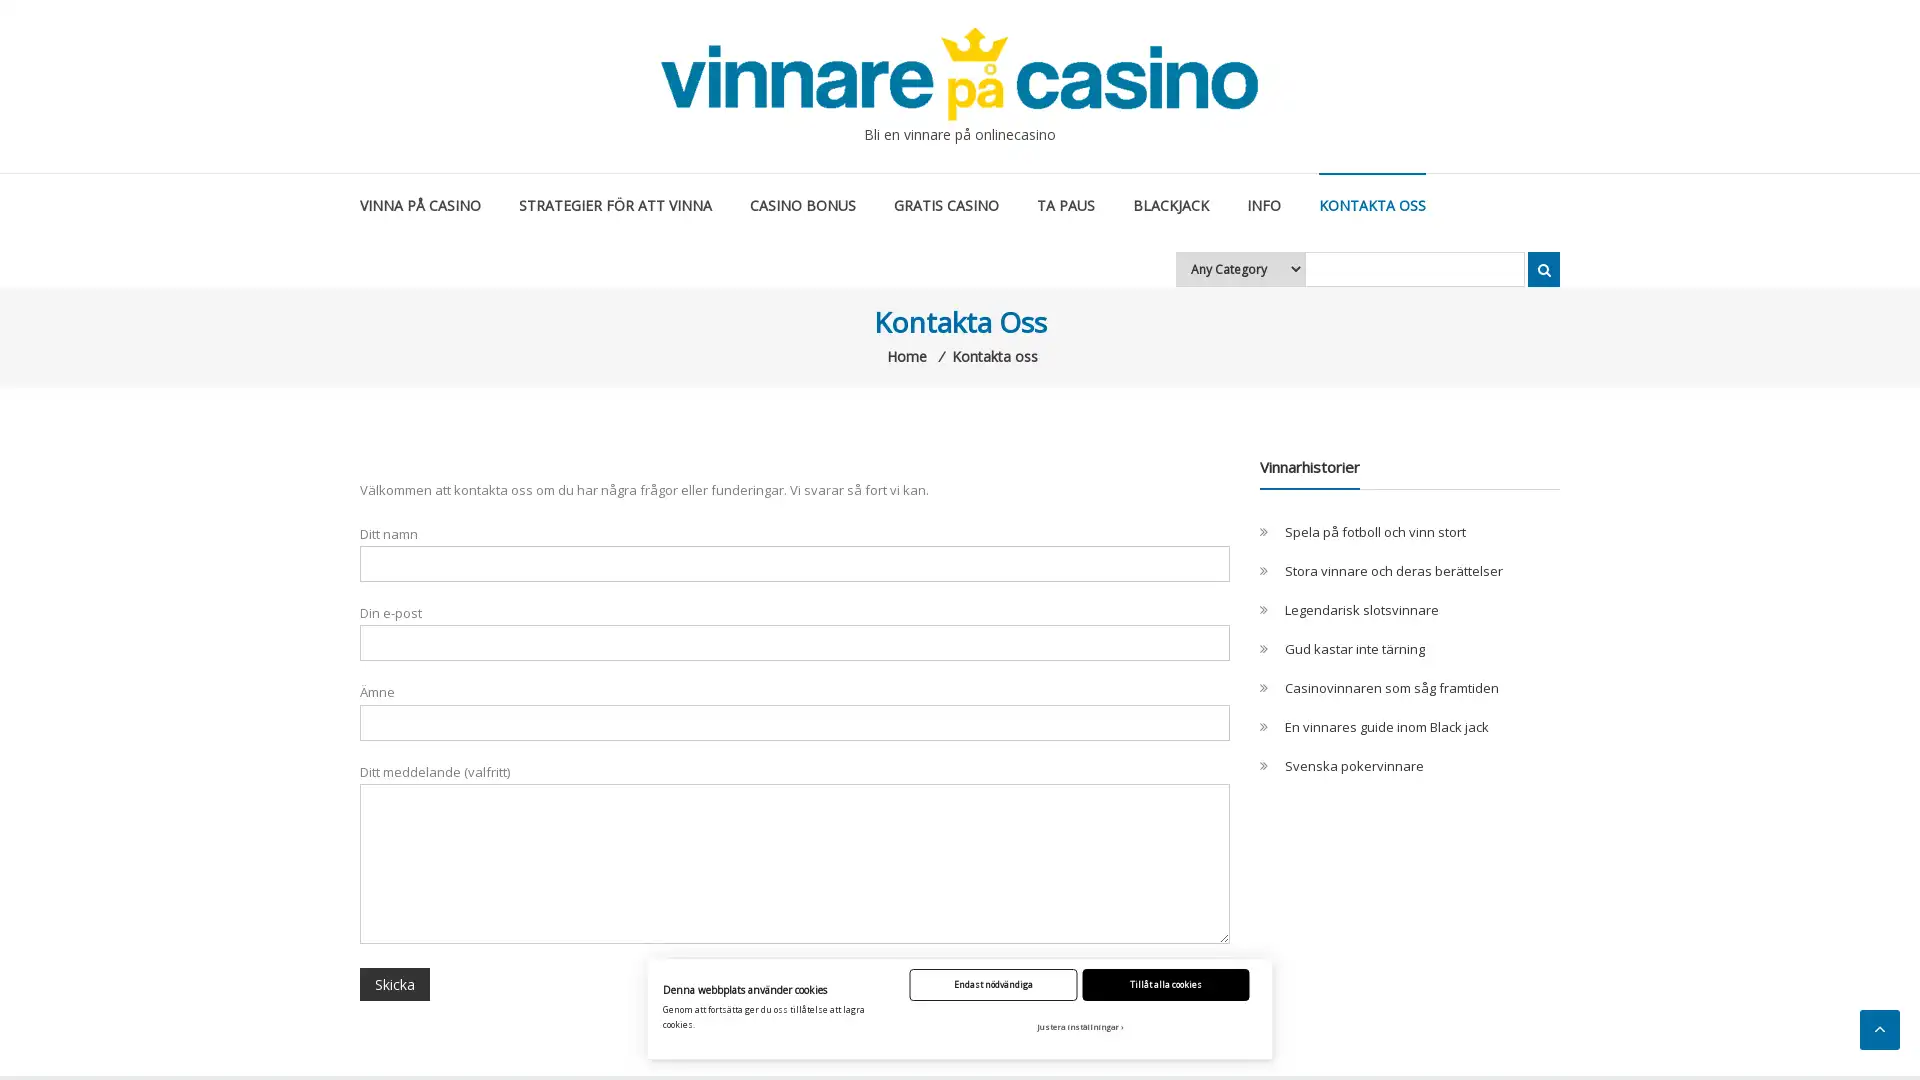 The image size is (1920, 1080). What do you see at coordinates (394, 983) in the screenshot?
I see `Skicka` at bounding box center [394, 983].